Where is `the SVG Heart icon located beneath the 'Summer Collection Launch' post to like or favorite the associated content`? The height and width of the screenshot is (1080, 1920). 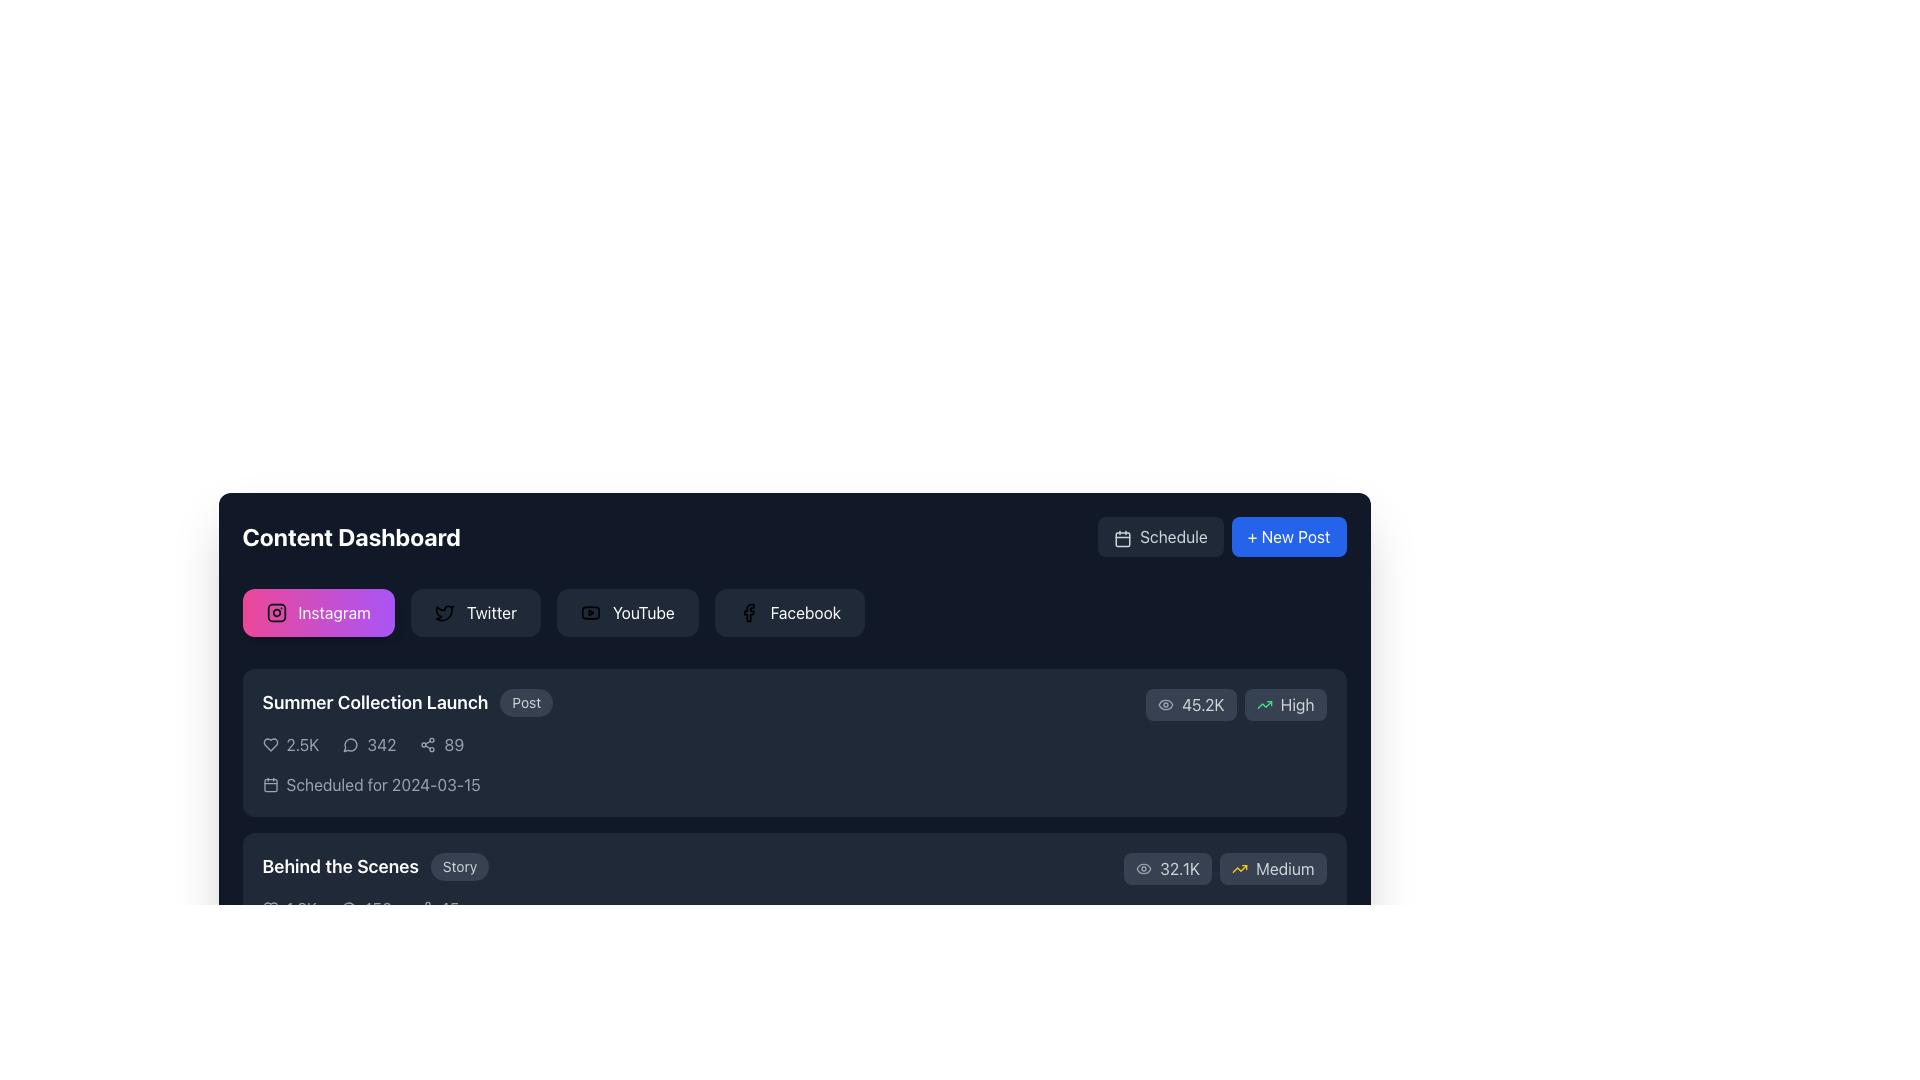 the SVG Heart icon located beneath the 'Summer Collection Launch' post to like or favorite the associated content is located at coordinates (269, 909).